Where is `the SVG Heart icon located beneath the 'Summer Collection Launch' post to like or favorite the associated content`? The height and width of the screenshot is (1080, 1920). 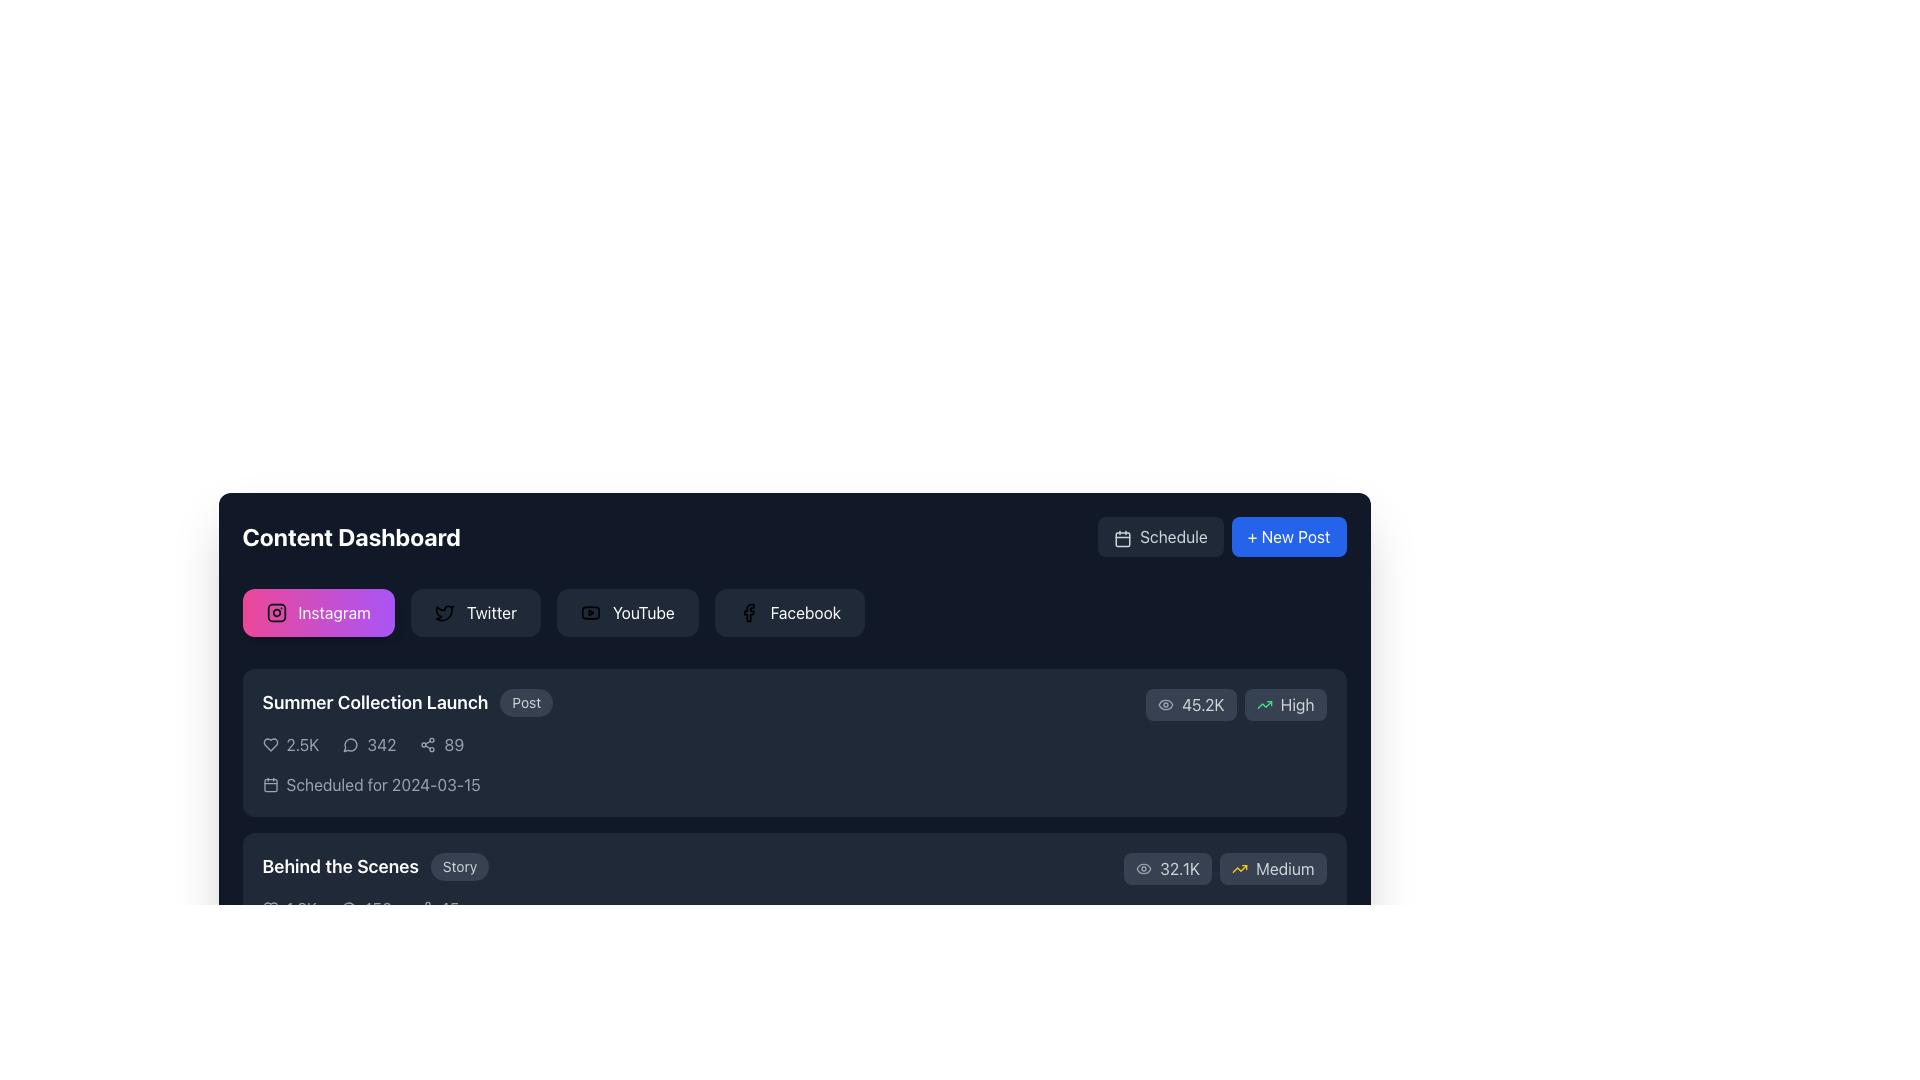 the SVG Heart icon located beneath the 'Summer Collection Launch' post to like or favorite the associated content is located at coordinates (269, 909).